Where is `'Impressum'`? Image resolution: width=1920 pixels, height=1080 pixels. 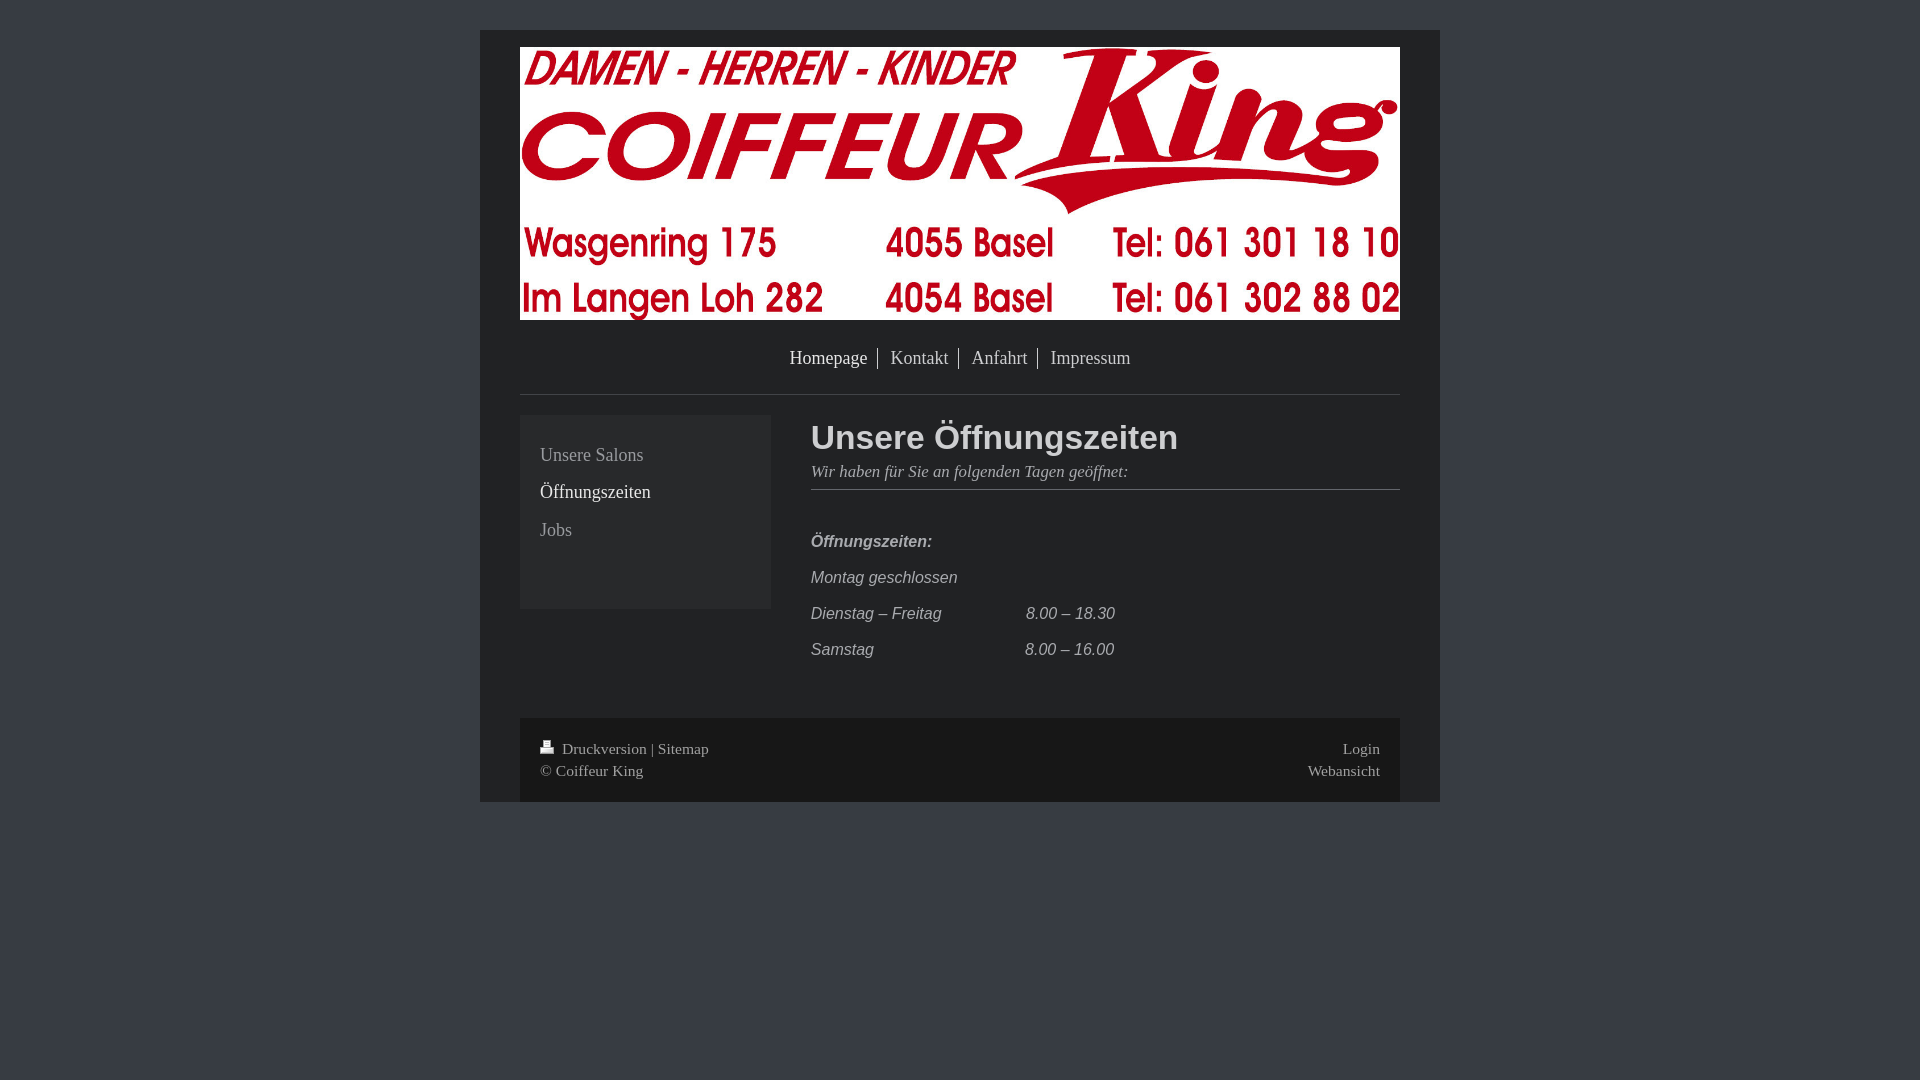
'Impressum' is located at coordinates (1088, 357).